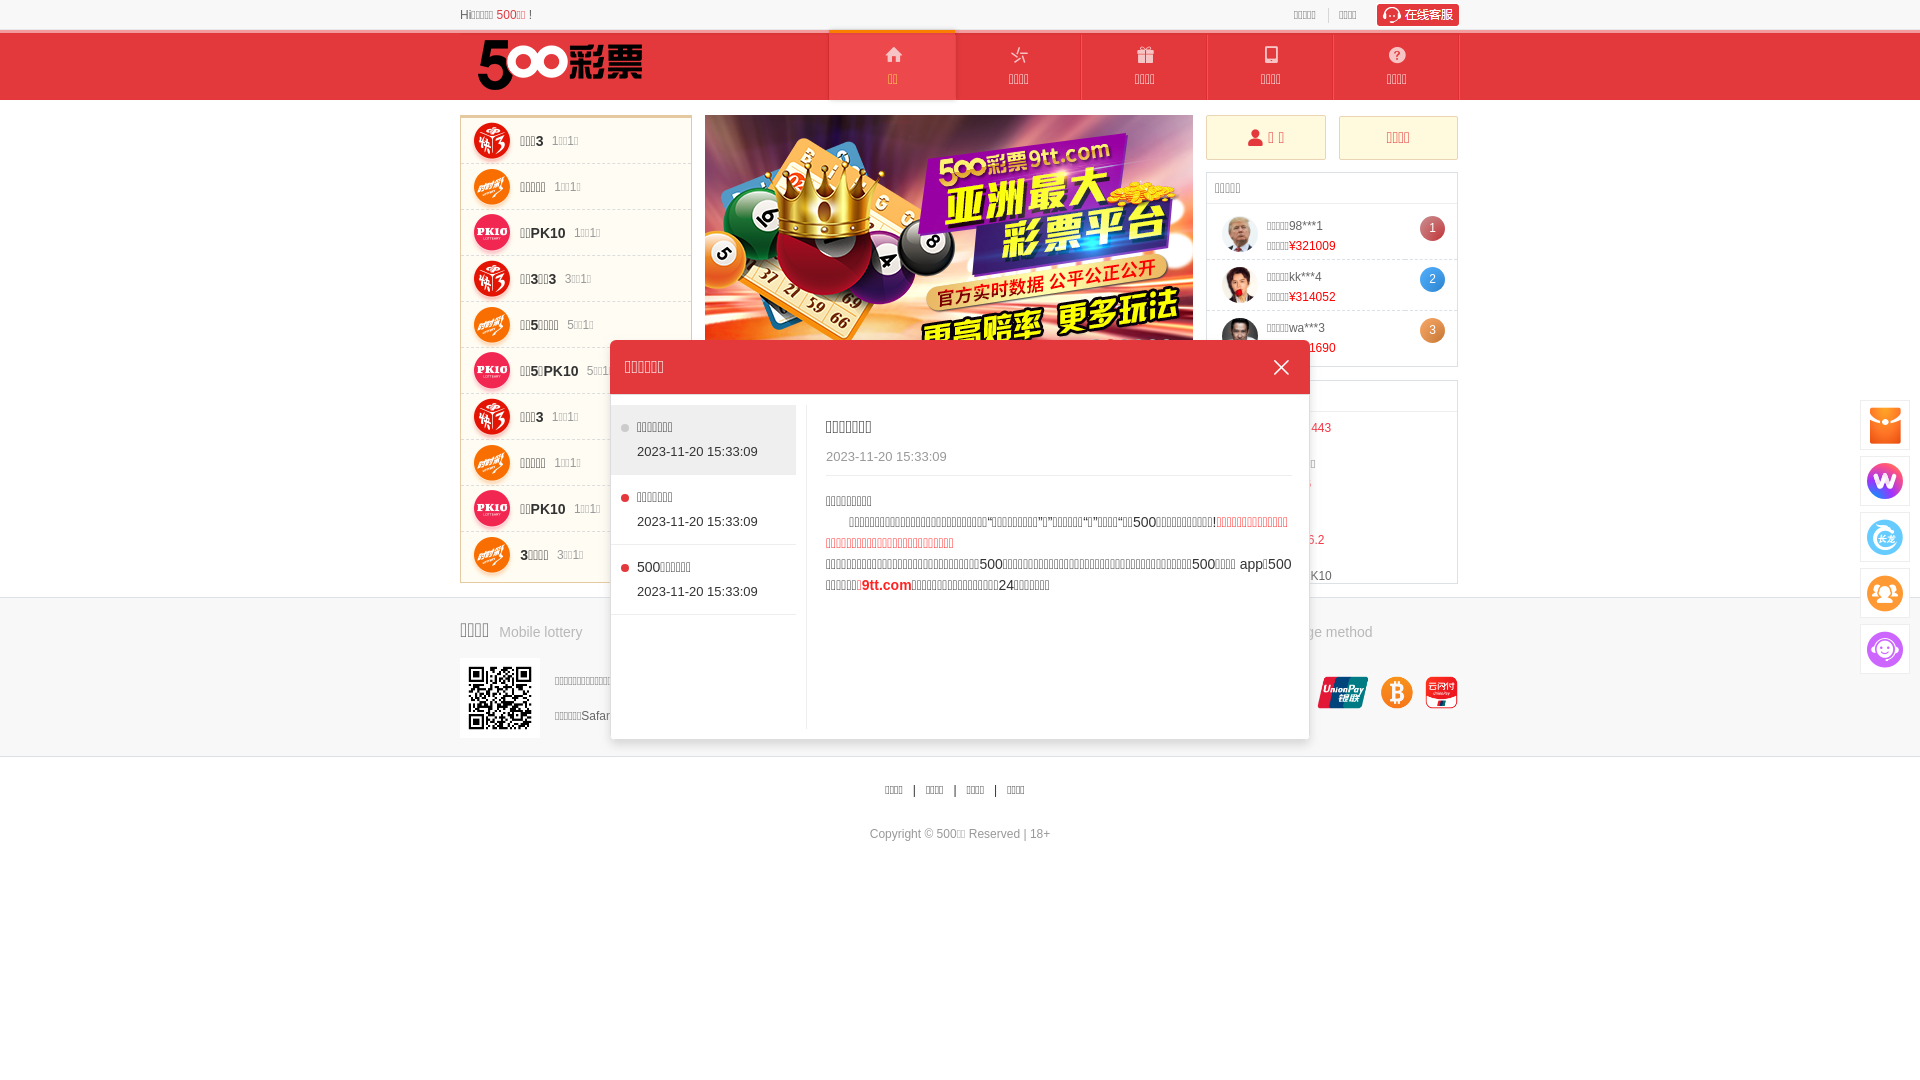 This screenshot has width=1920, height=1080. What do you see at coordinates (913, 789) in the screenshot?
I see `'|'` at bounding box center [913, 789].